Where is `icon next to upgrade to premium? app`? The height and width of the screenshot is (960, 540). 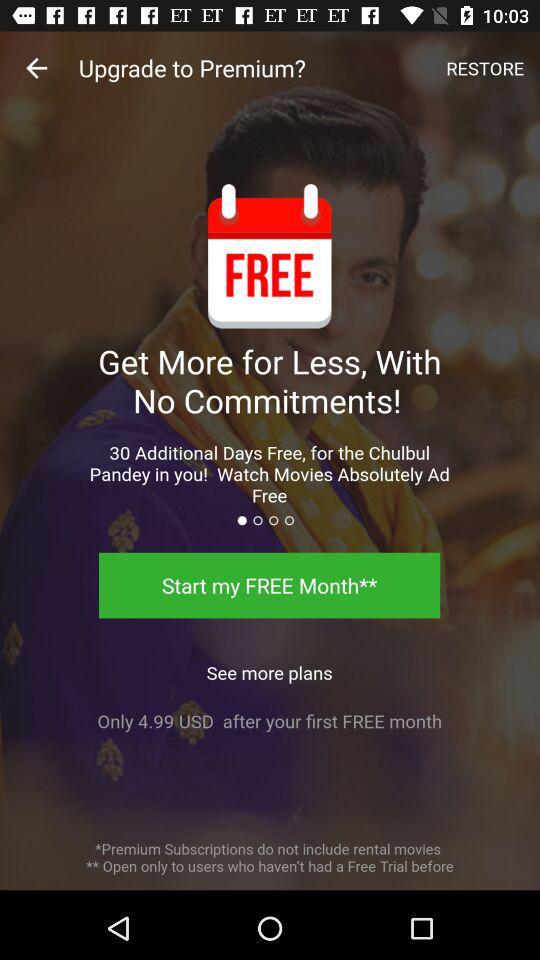 icon next to upgrade to premium? app is located at coordinates (484, 68).